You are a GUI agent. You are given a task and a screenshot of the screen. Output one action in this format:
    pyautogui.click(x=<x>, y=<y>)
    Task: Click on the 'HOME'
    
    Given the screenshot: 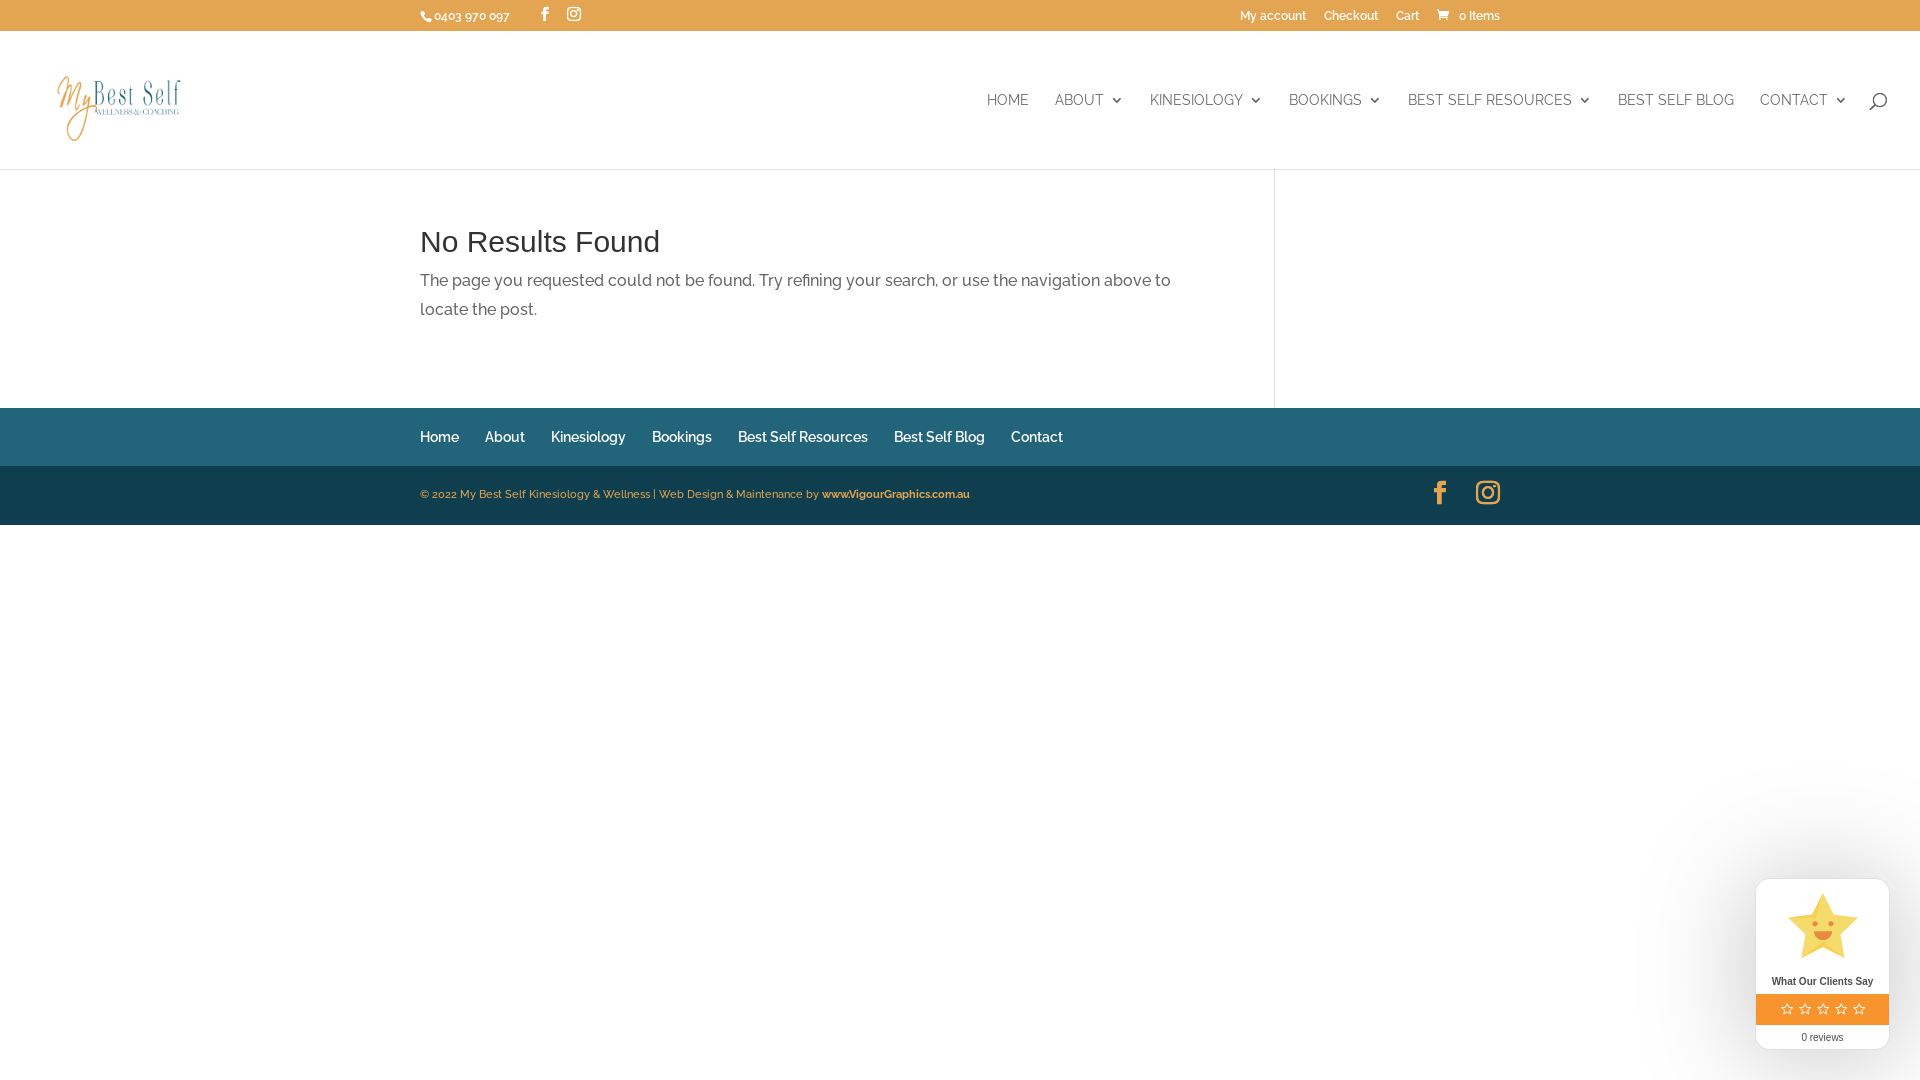 What is the action you would take?
    pyautogui.click(x=1008, y=131)
    